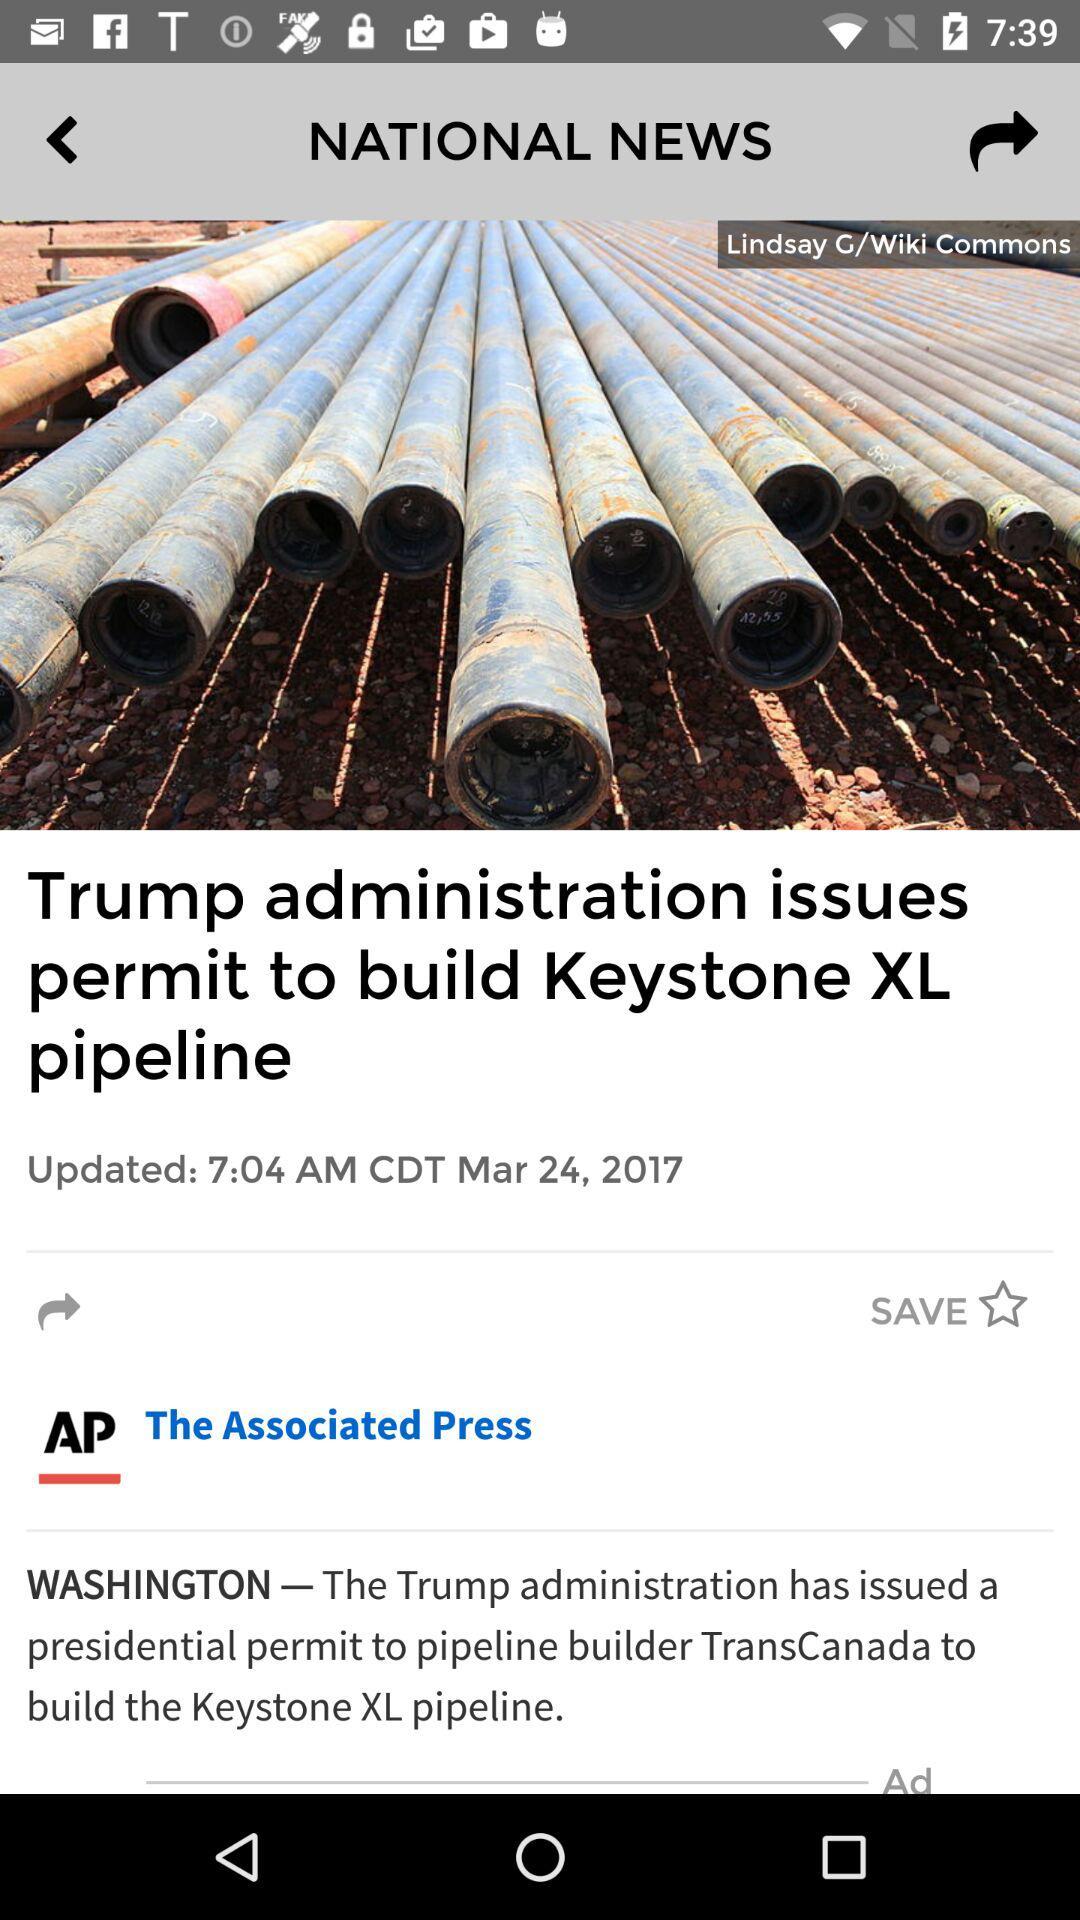 The width and height of the screenshot is (1080, 1920). I want to click on the redo icon, so click(1003, 140).